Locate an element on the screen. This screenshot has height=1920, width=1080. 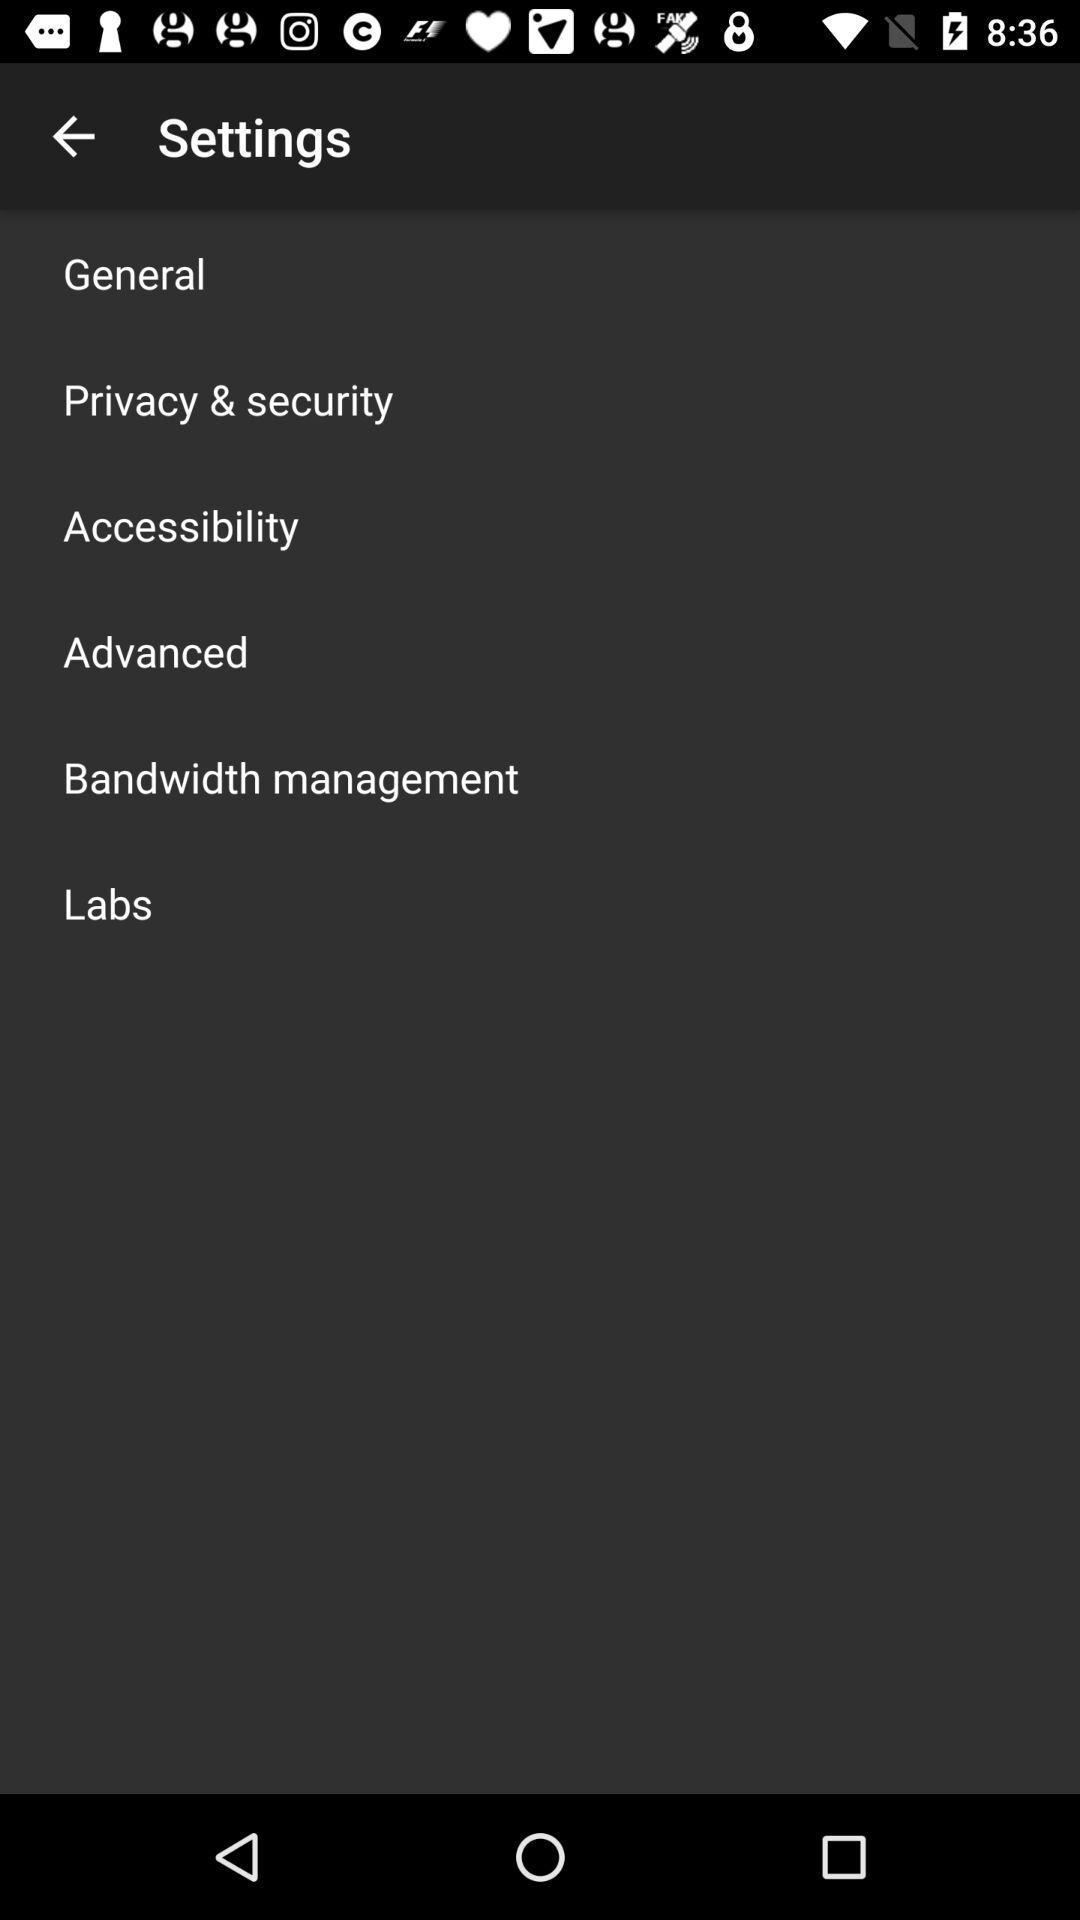
privacy & security app is located at coordinates (227, 398).